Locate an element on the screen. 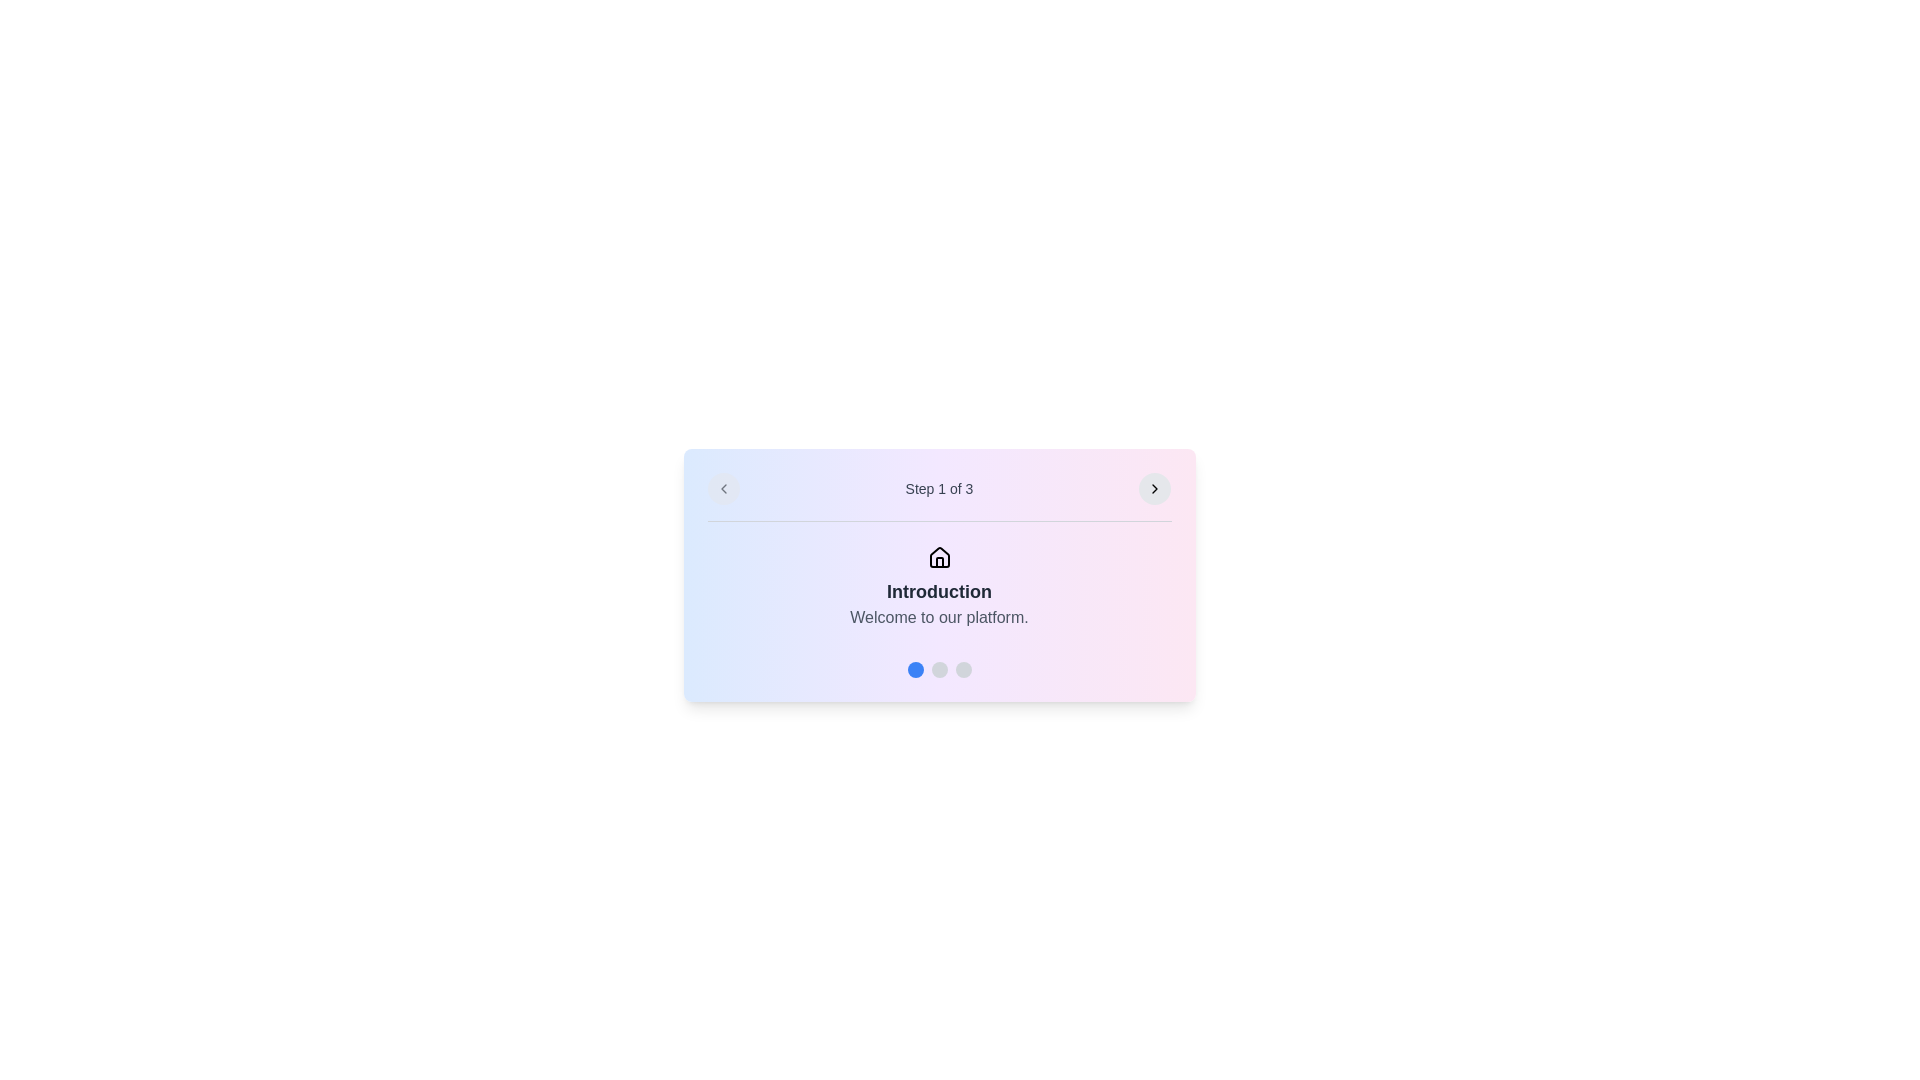 The height and width of the screenshot is (1080, 1920). contextual information displayed on the introduction card, which is centrally positioned and provides guidance for the current step in the wizard interface is located at coordinates (938, 575).